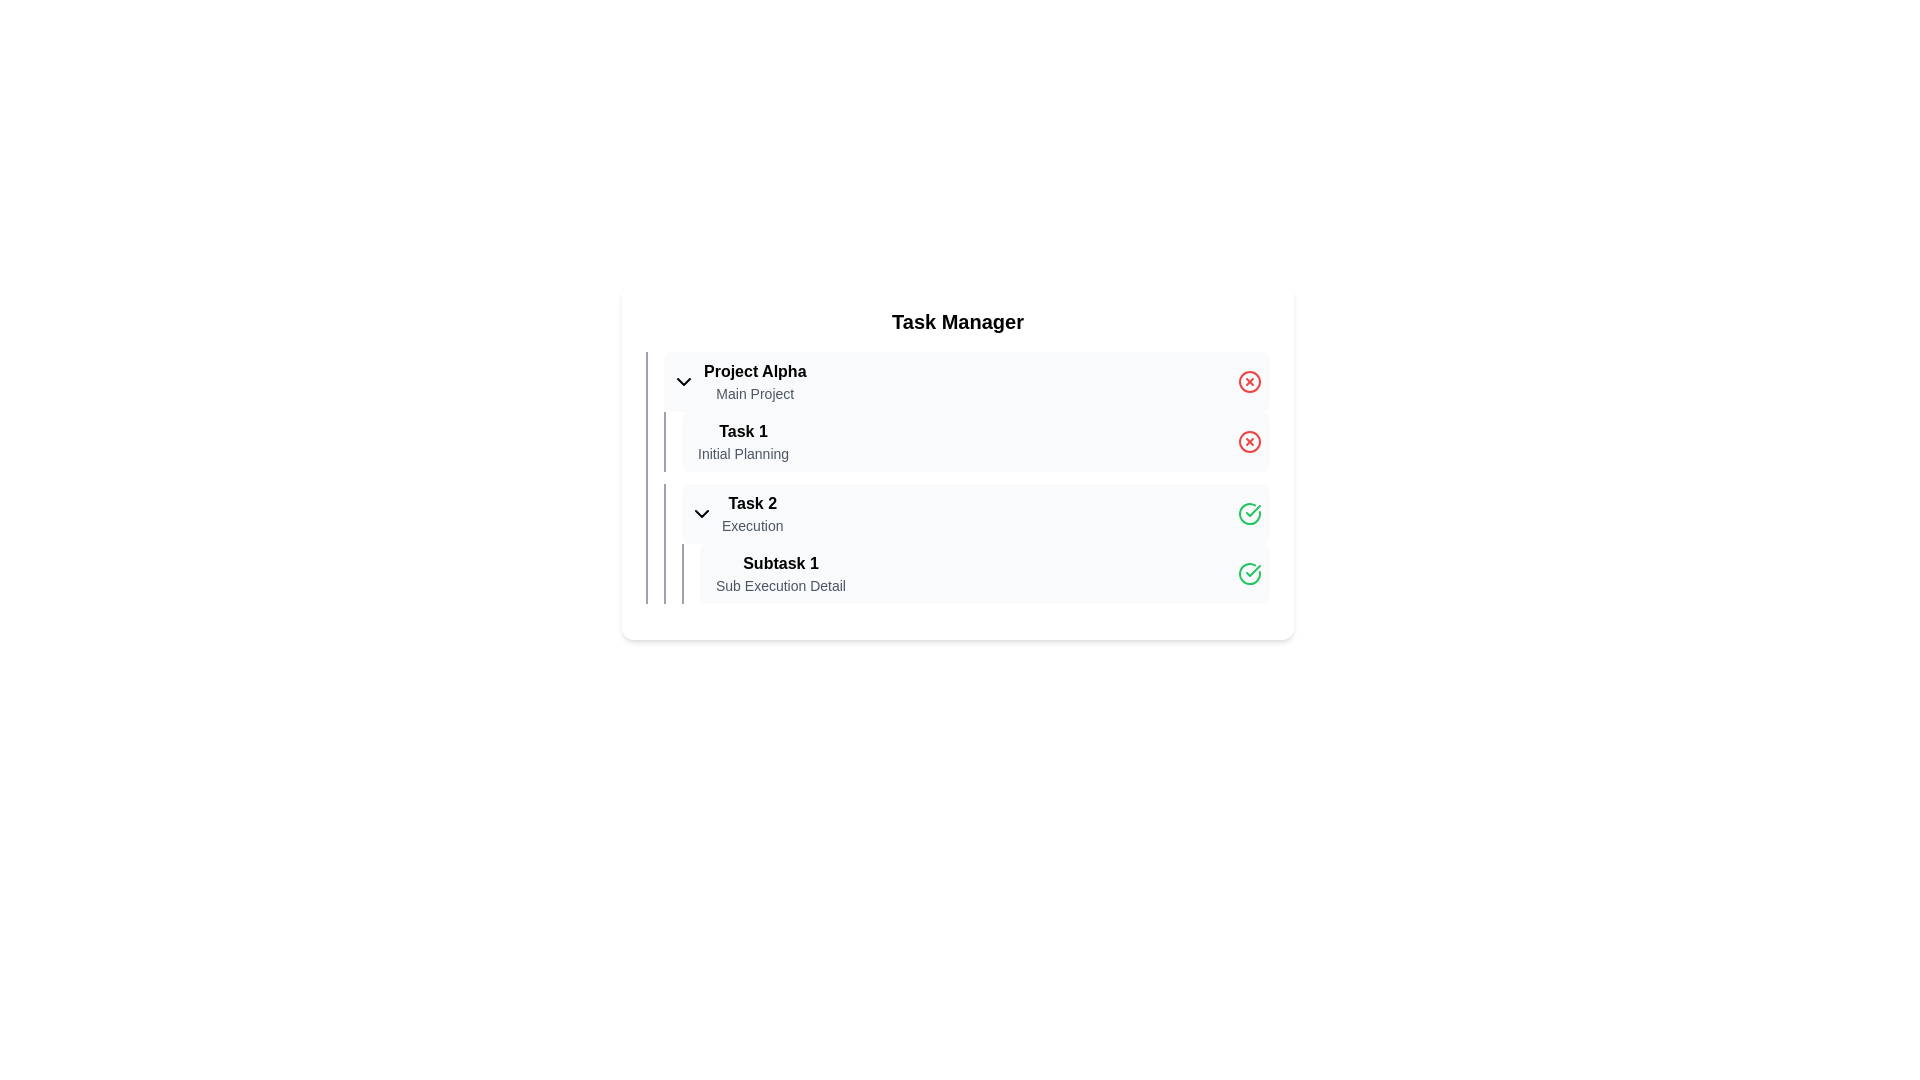  Describe the element at coordinates (975, 512) in the screenshot. I see `the status indicated by the green check-circle icon on the right side of the 'Task 2' collapsible section header` at that location.